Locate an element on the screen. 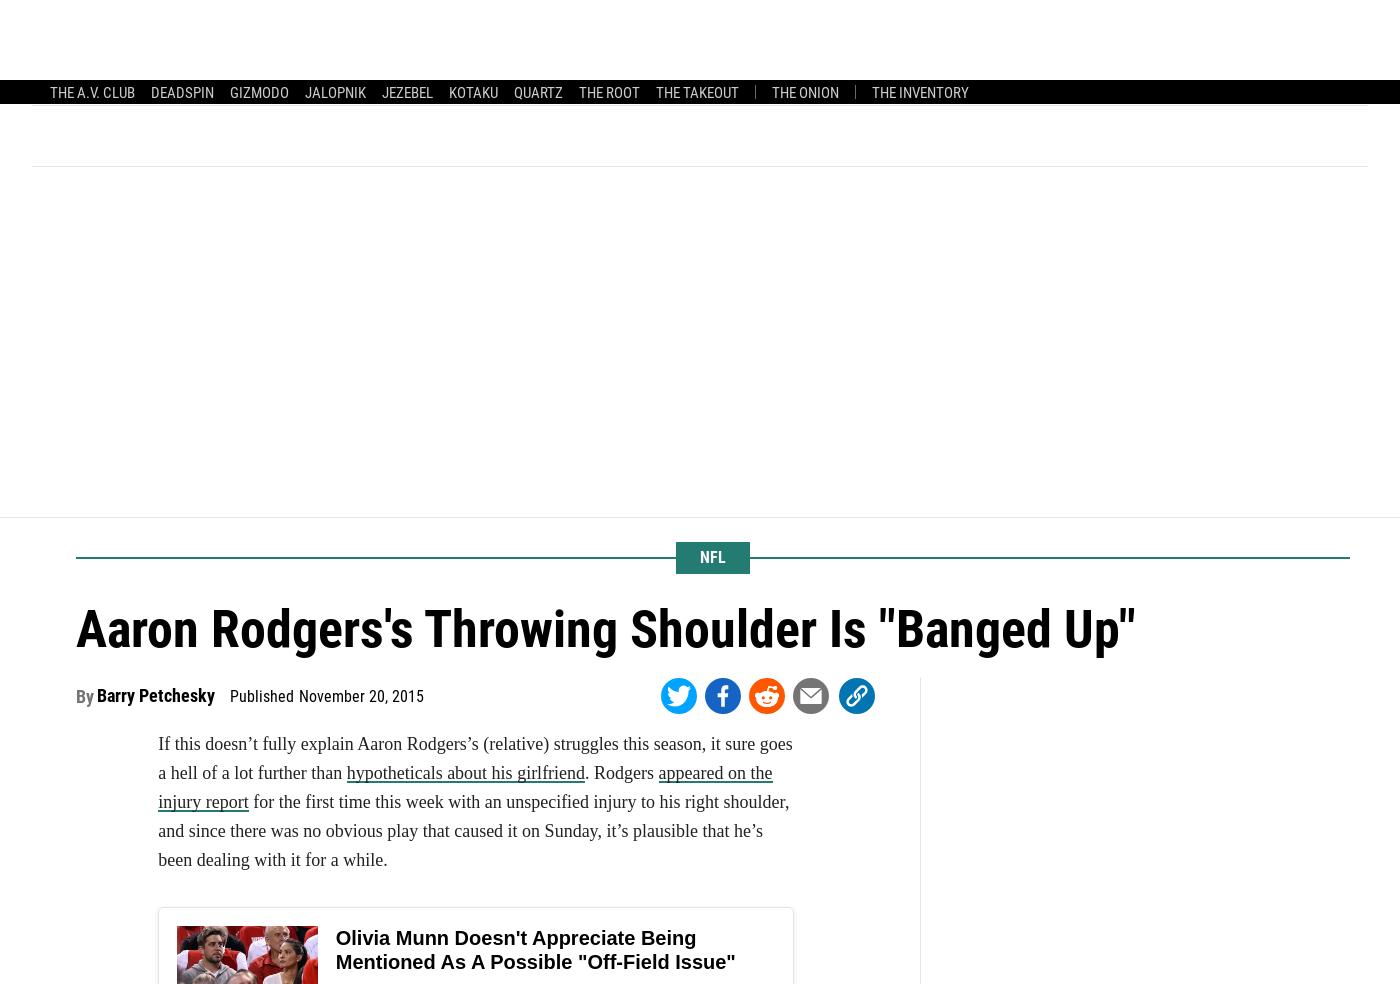 This screenshot has height=984, width=1400. 'Latest' is located at coordinates (406, 33).